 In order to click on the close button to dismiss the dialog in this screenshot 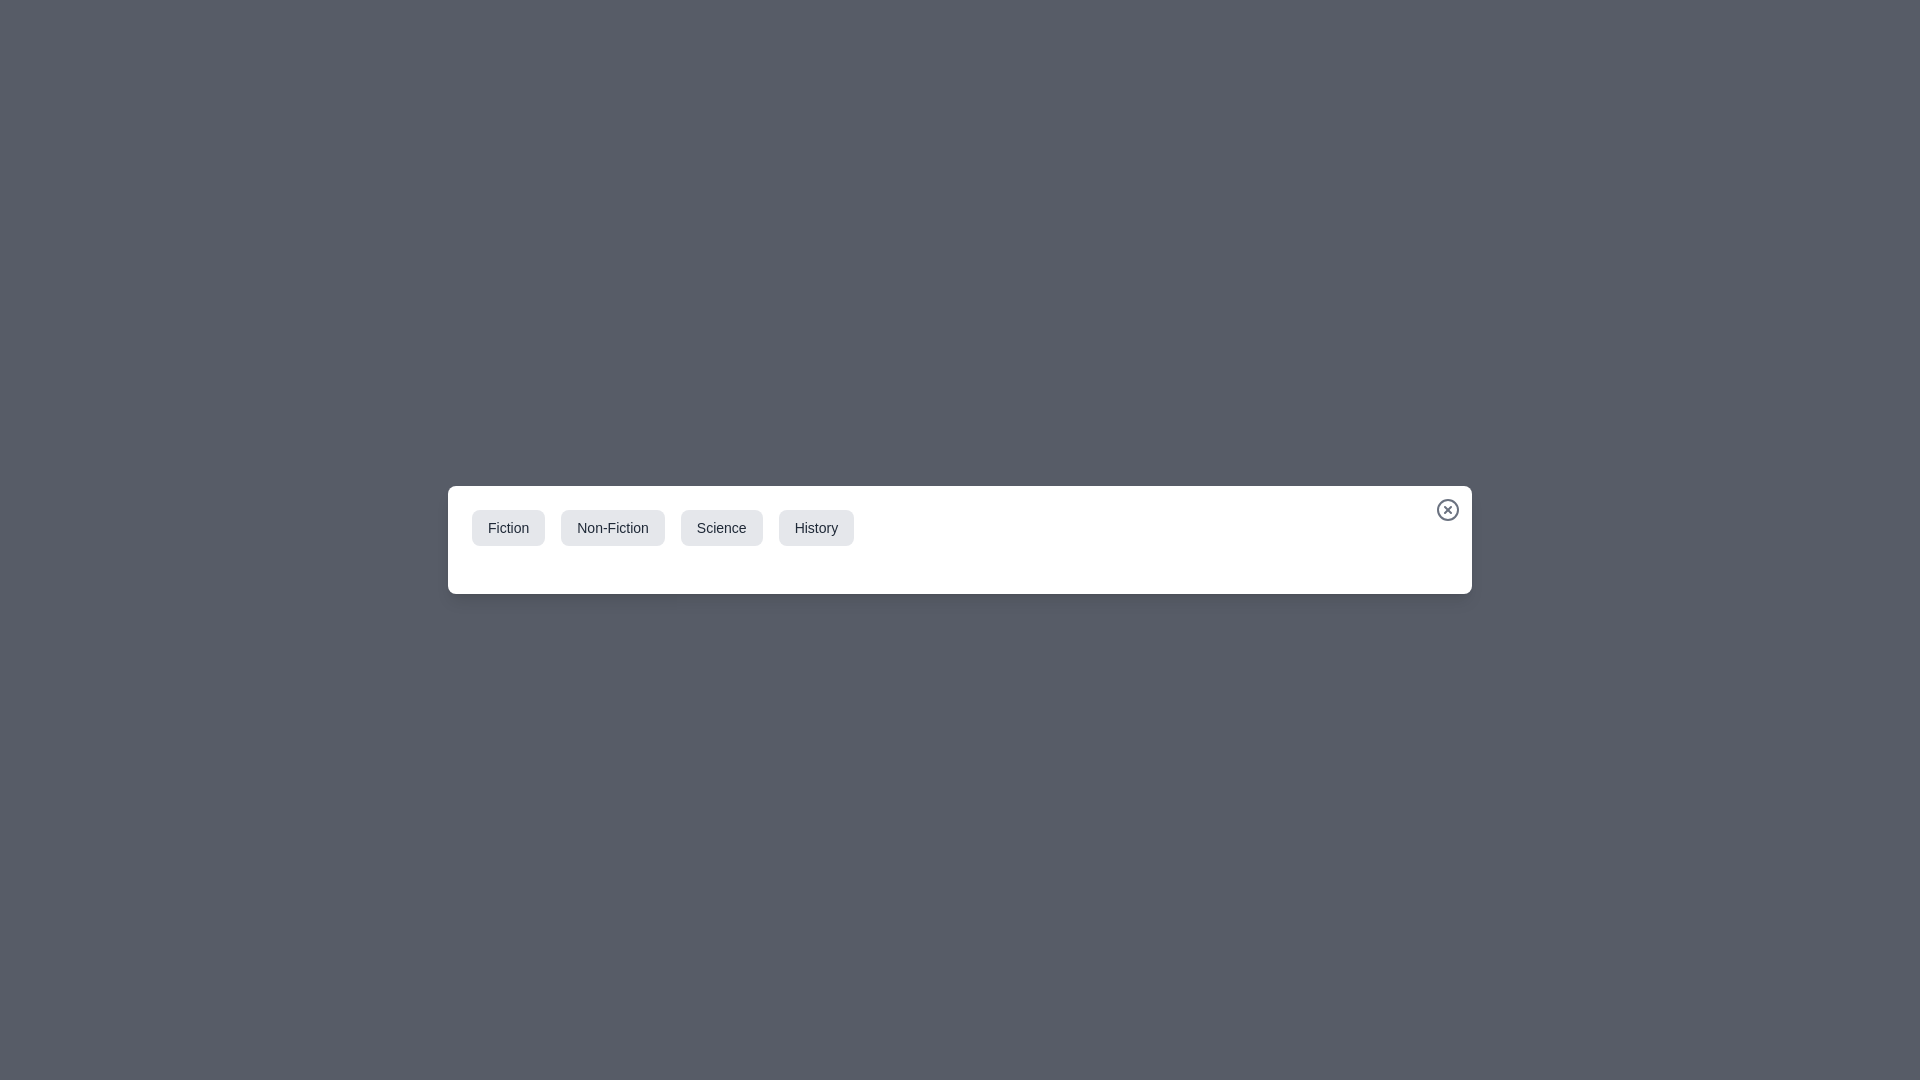, I will do `click(1448, 508)`.